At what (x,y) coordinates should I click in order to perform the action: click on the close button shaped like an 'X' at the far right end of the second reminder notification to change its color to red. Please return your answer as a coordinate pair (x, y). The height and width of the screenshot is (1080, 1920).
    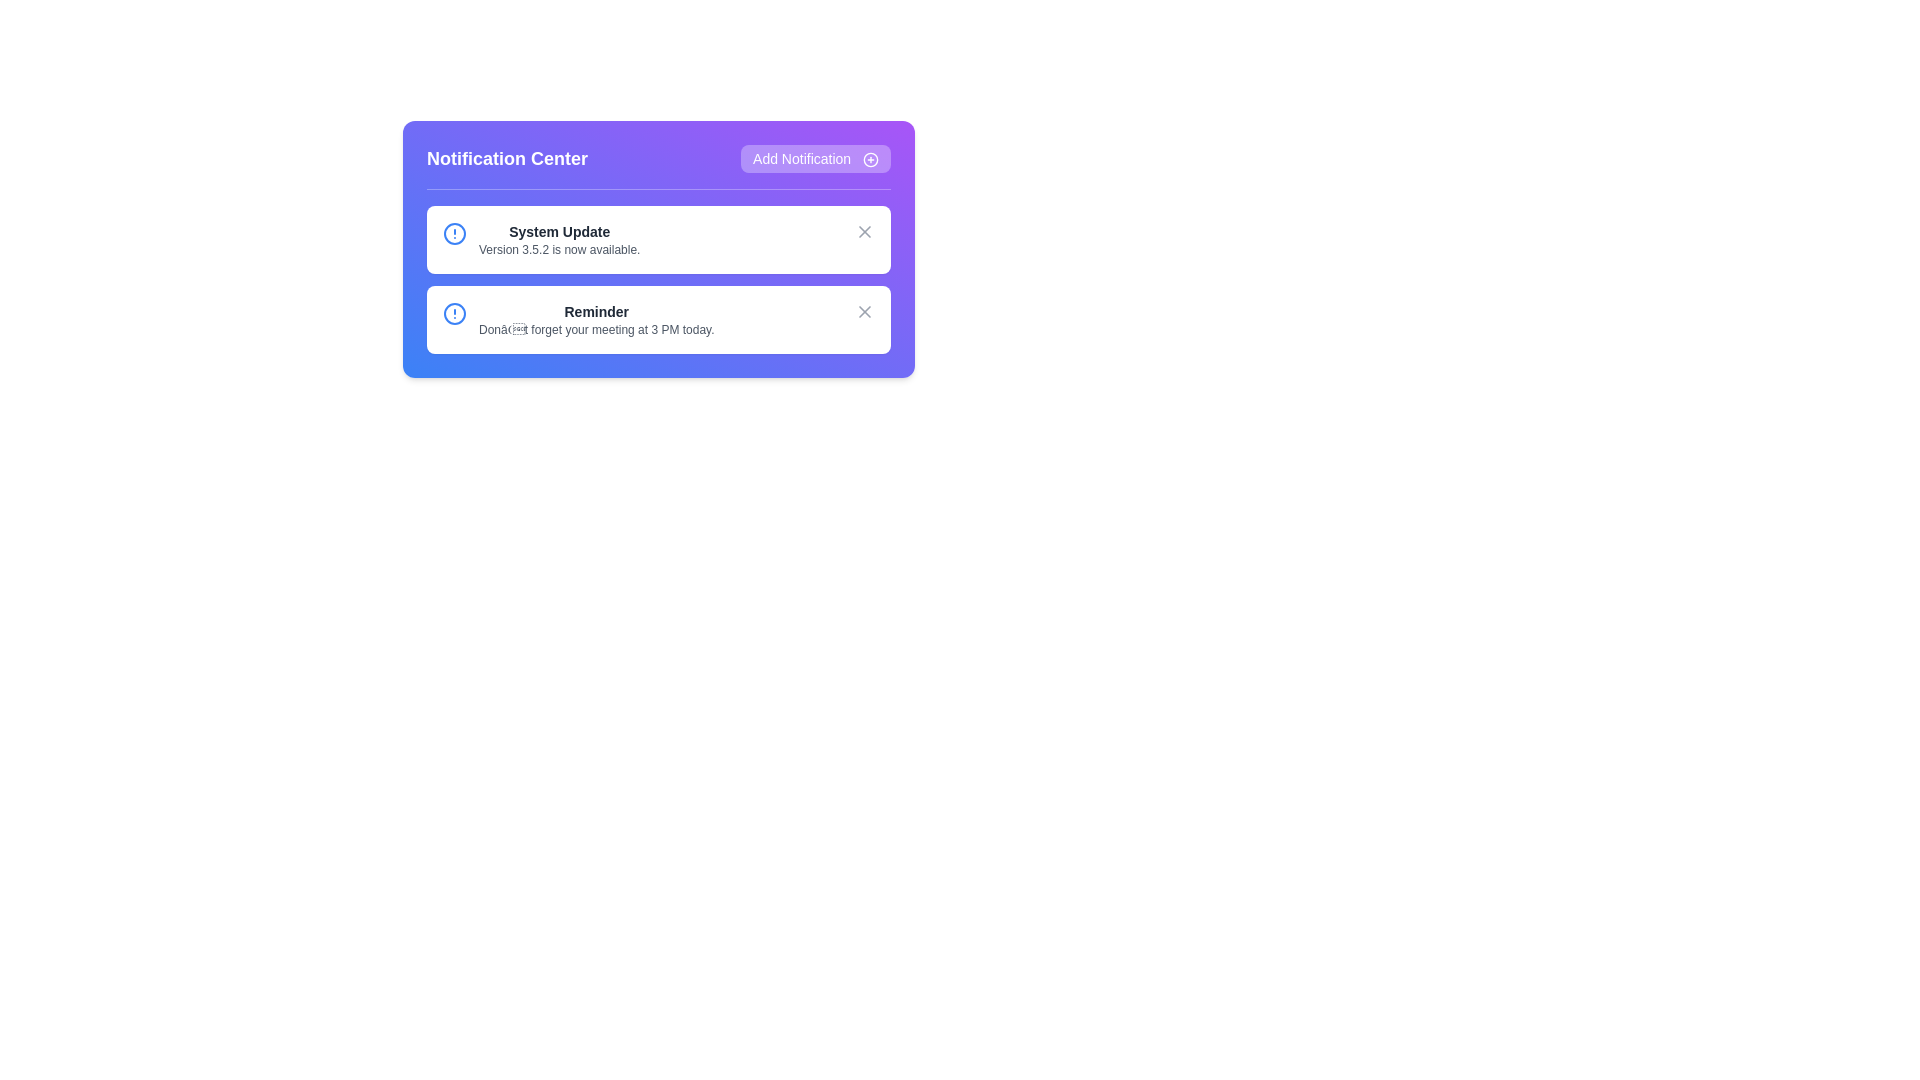
    Looking at the image, I should click on (864, 312).